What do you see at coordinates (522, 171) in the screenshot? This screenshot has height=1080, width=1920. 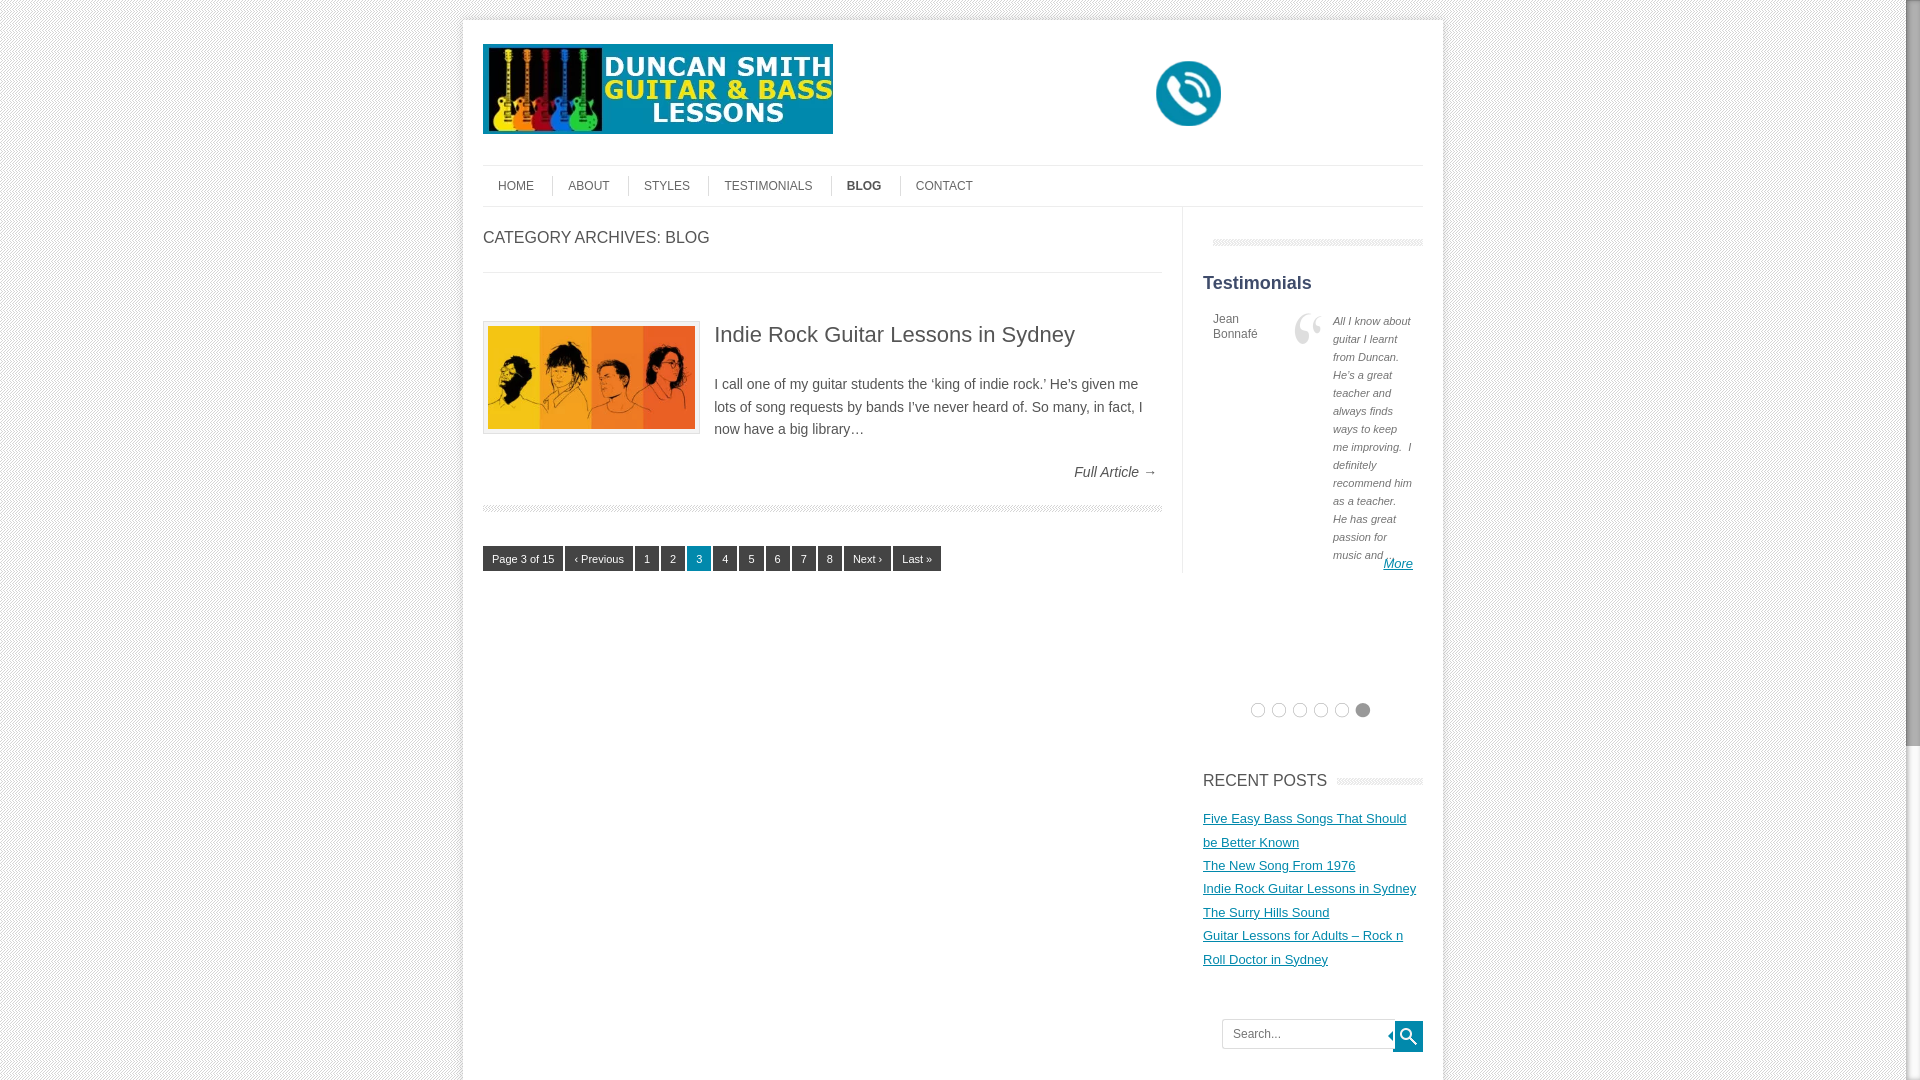 I see `'Skip to content'` at bounding box center [522, 171].